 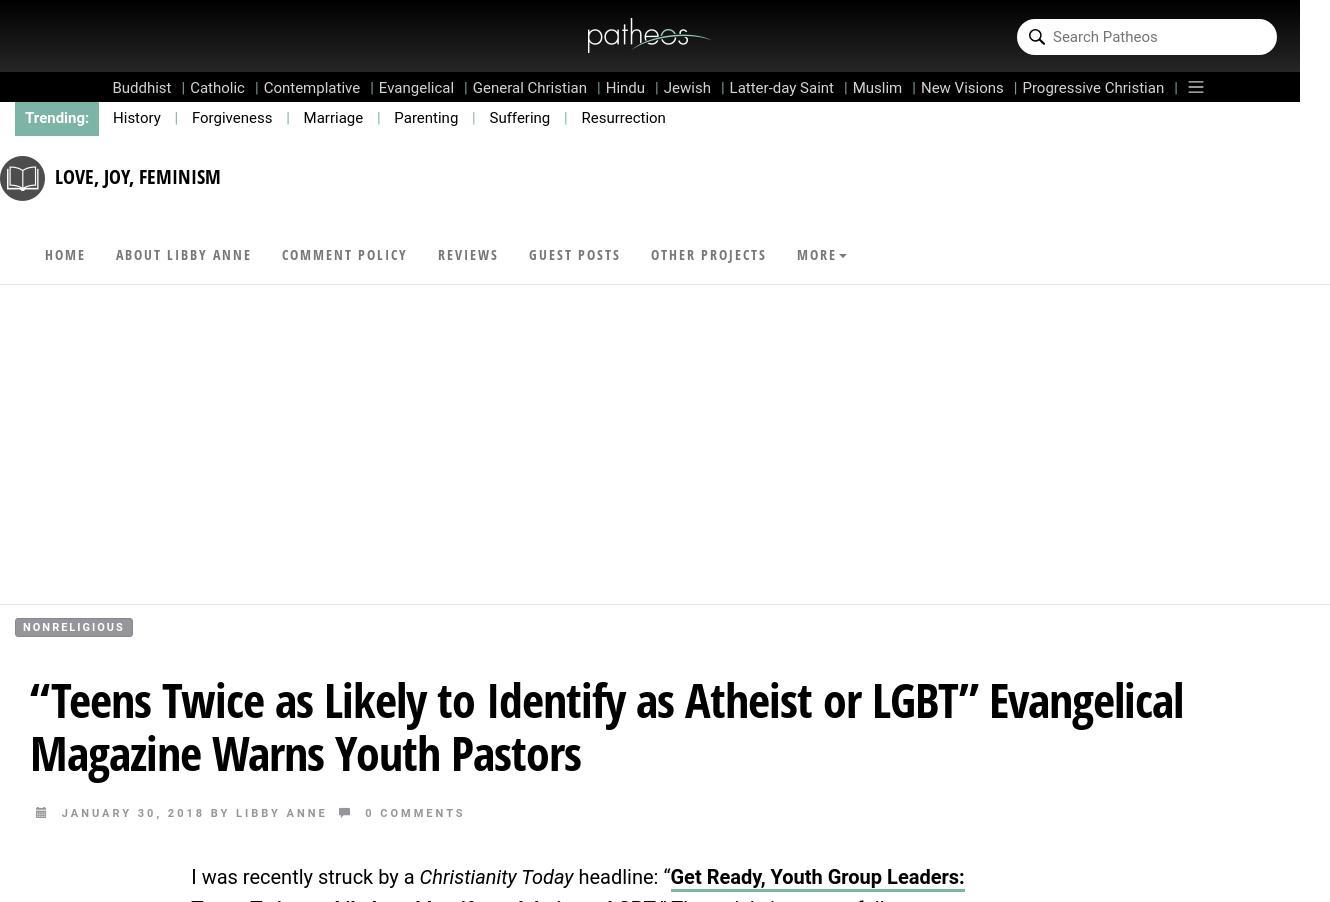 What do you see at coordinates (621, 117) in the screenshot?
I see `'Resurrection'` at bounding box center [621, 117].